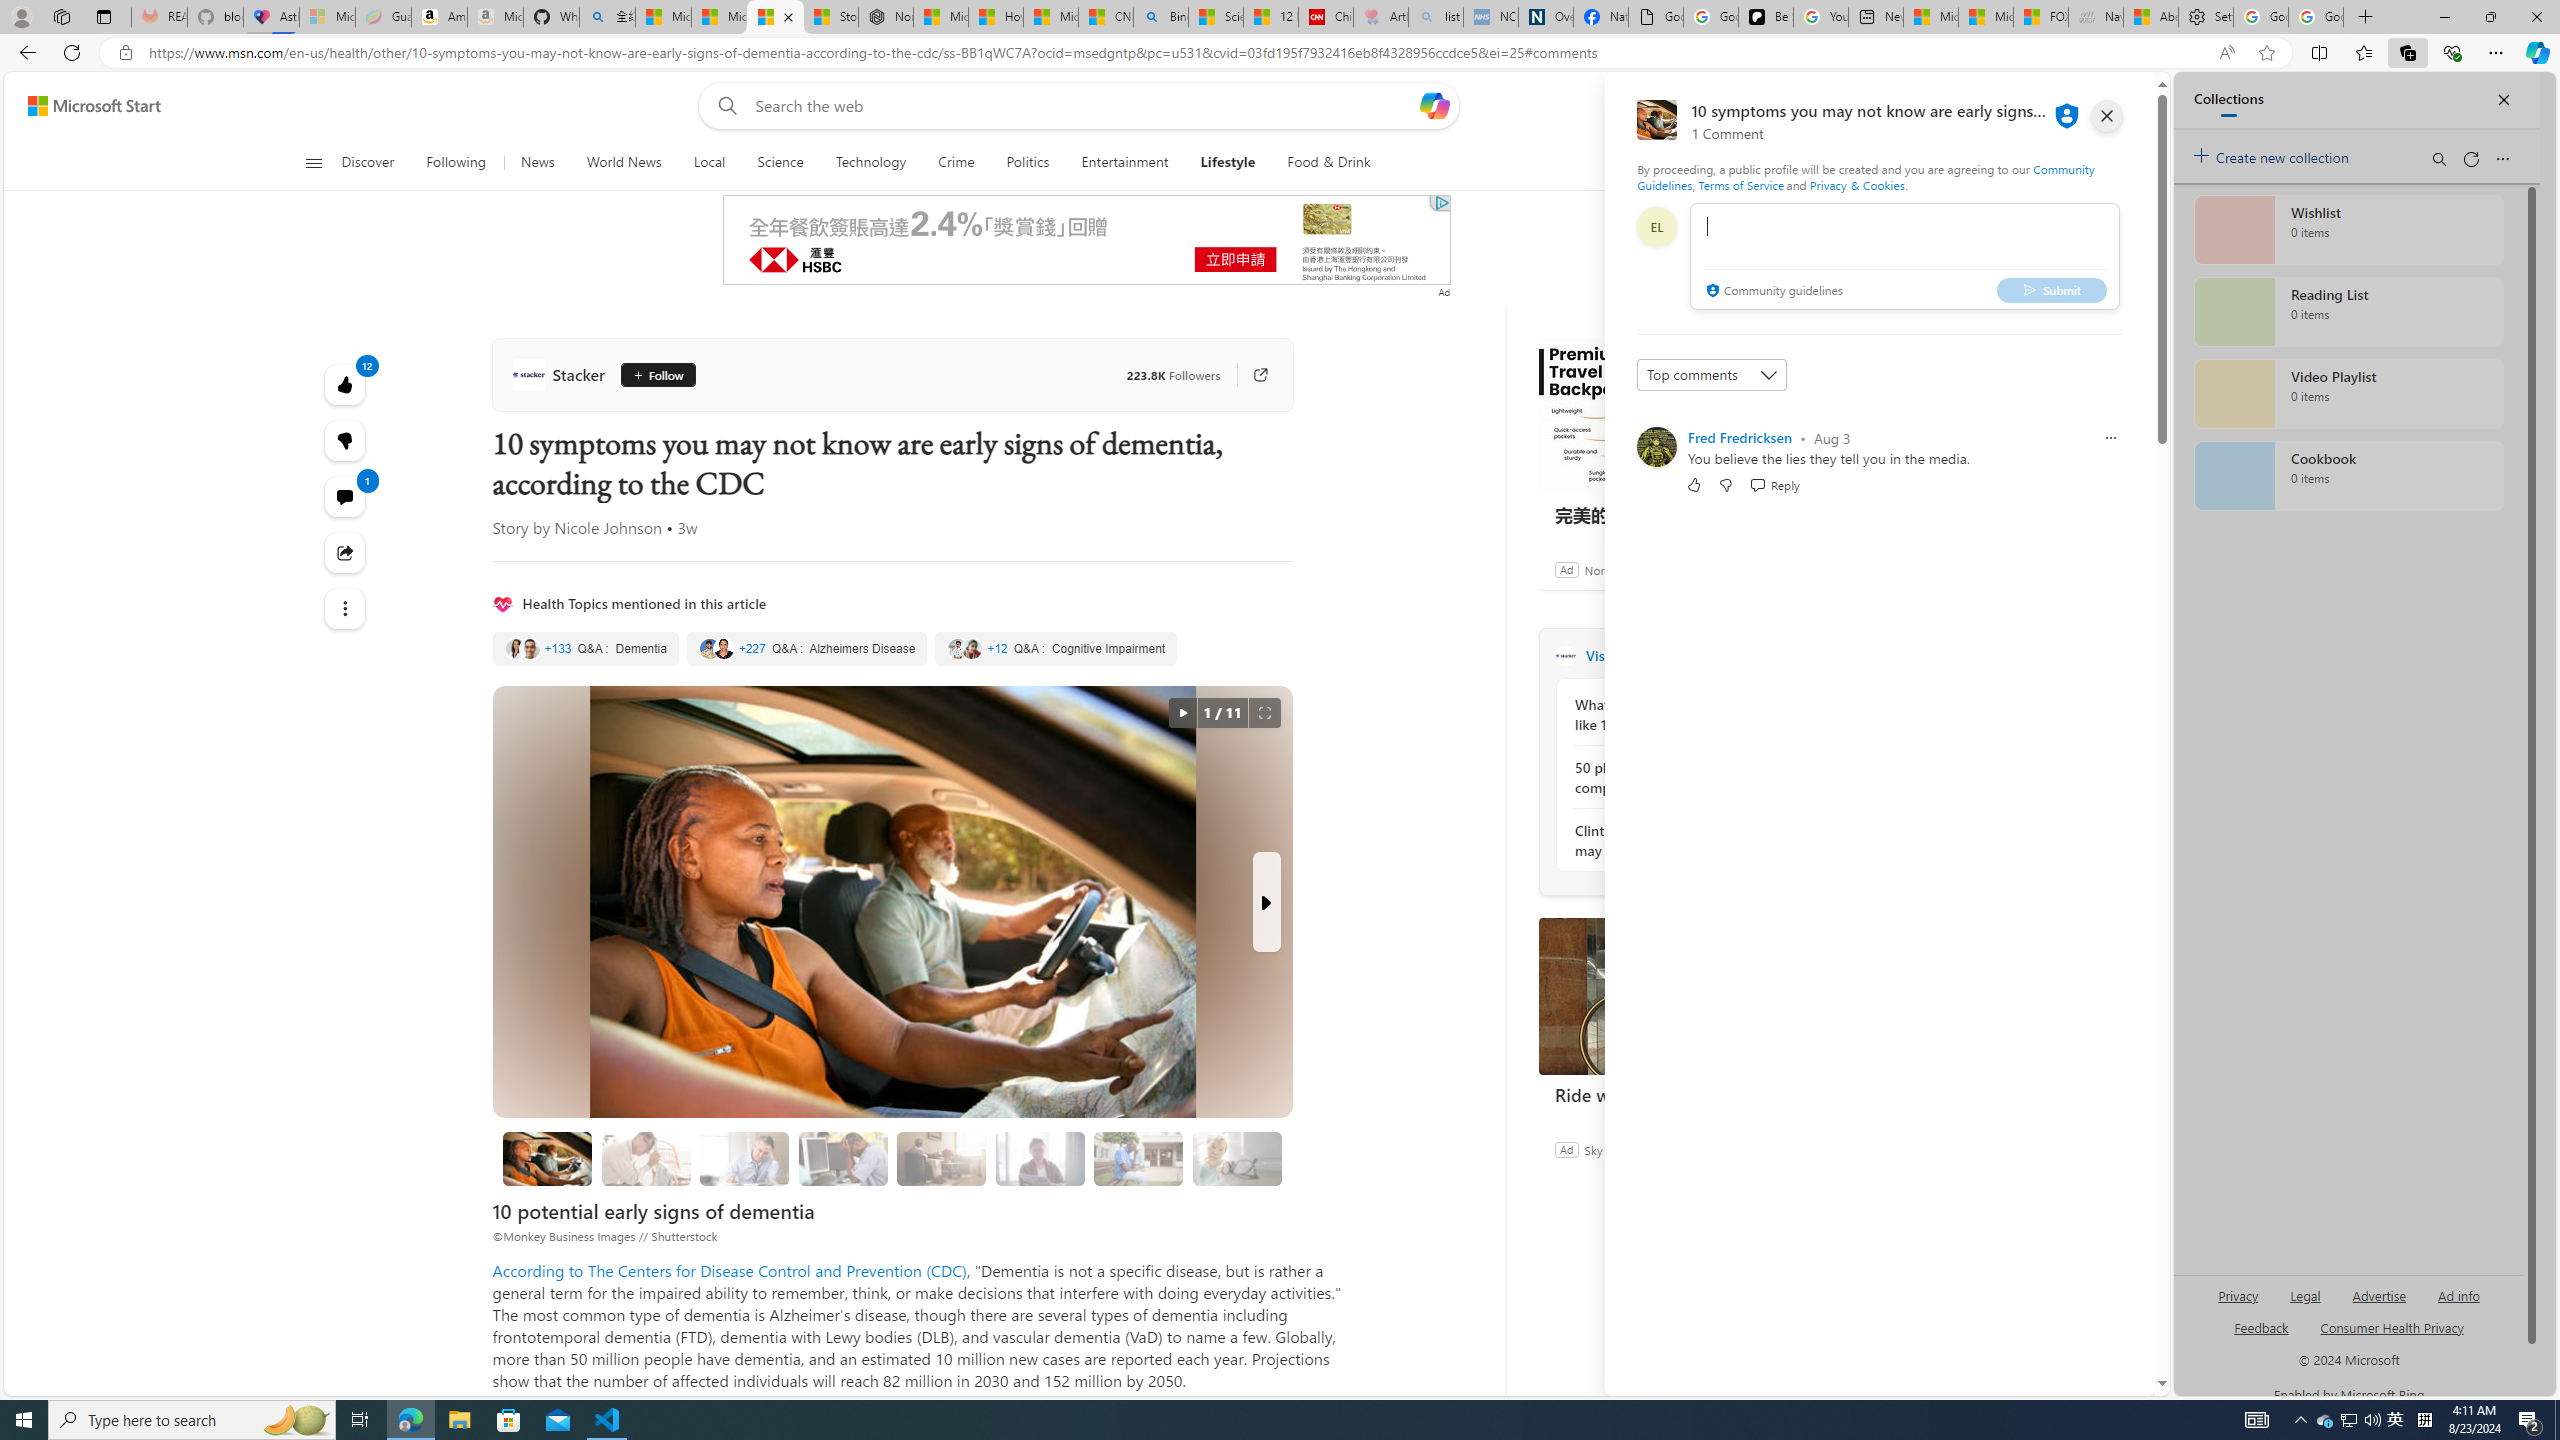 Image resolution: width=2560 pixels, height=1440 pixels. What do you see at coordinates (2095, 16) in the screenshot?
I see `'Navy Quest'` at bounding box center [2095, 16].